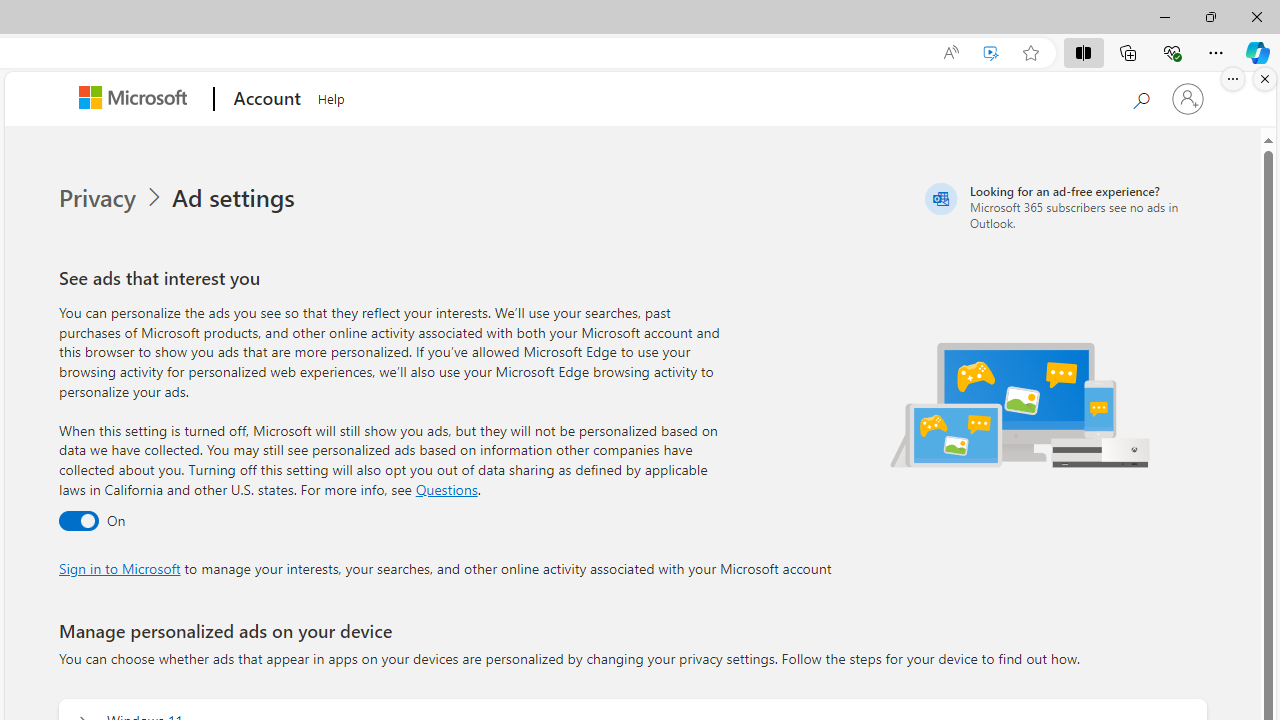  What do you see at coordinates (1031, 52) in the screenshot?
I see `'Add this page to favorites (Ctrl+D)'` at bounding box center [1031, 52].